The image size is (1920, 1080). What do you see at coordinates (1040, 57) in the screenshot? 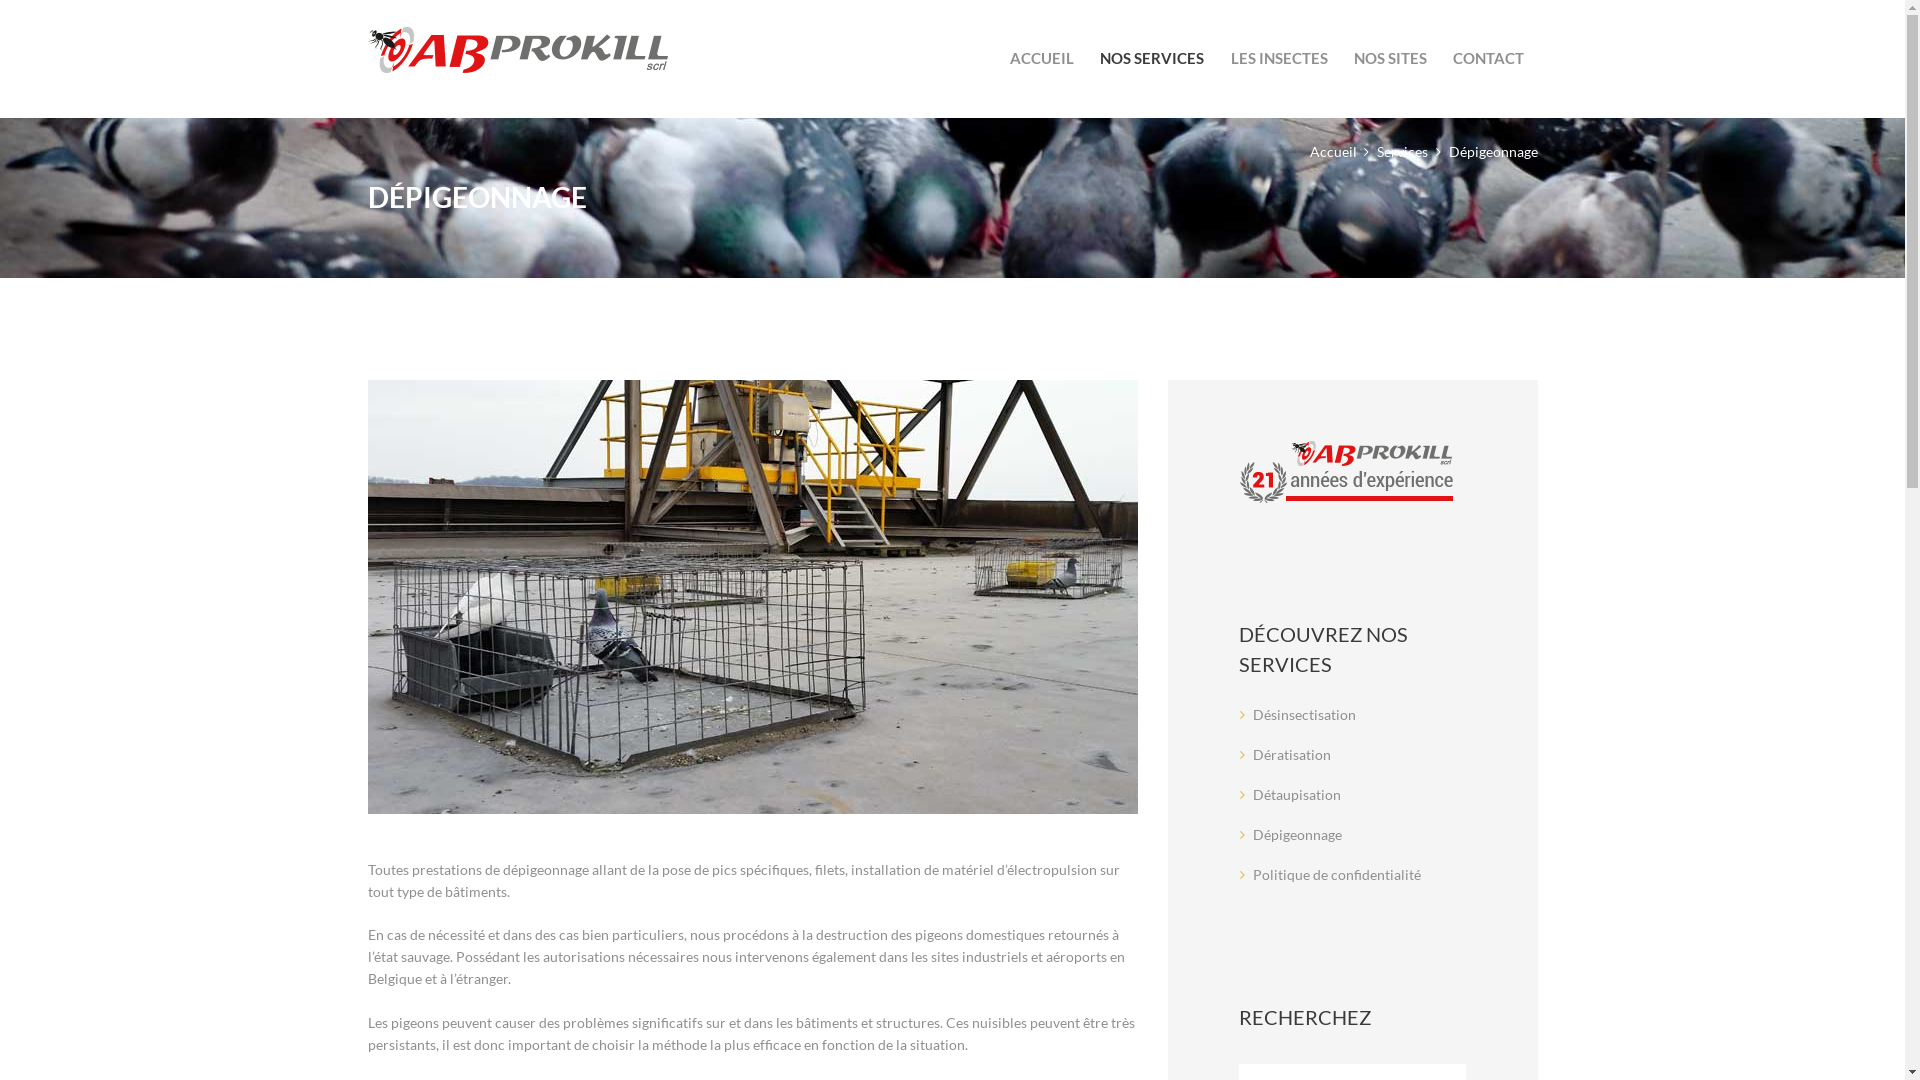
I see `'ACCUEIL'` at bounding box center [1040, 57].